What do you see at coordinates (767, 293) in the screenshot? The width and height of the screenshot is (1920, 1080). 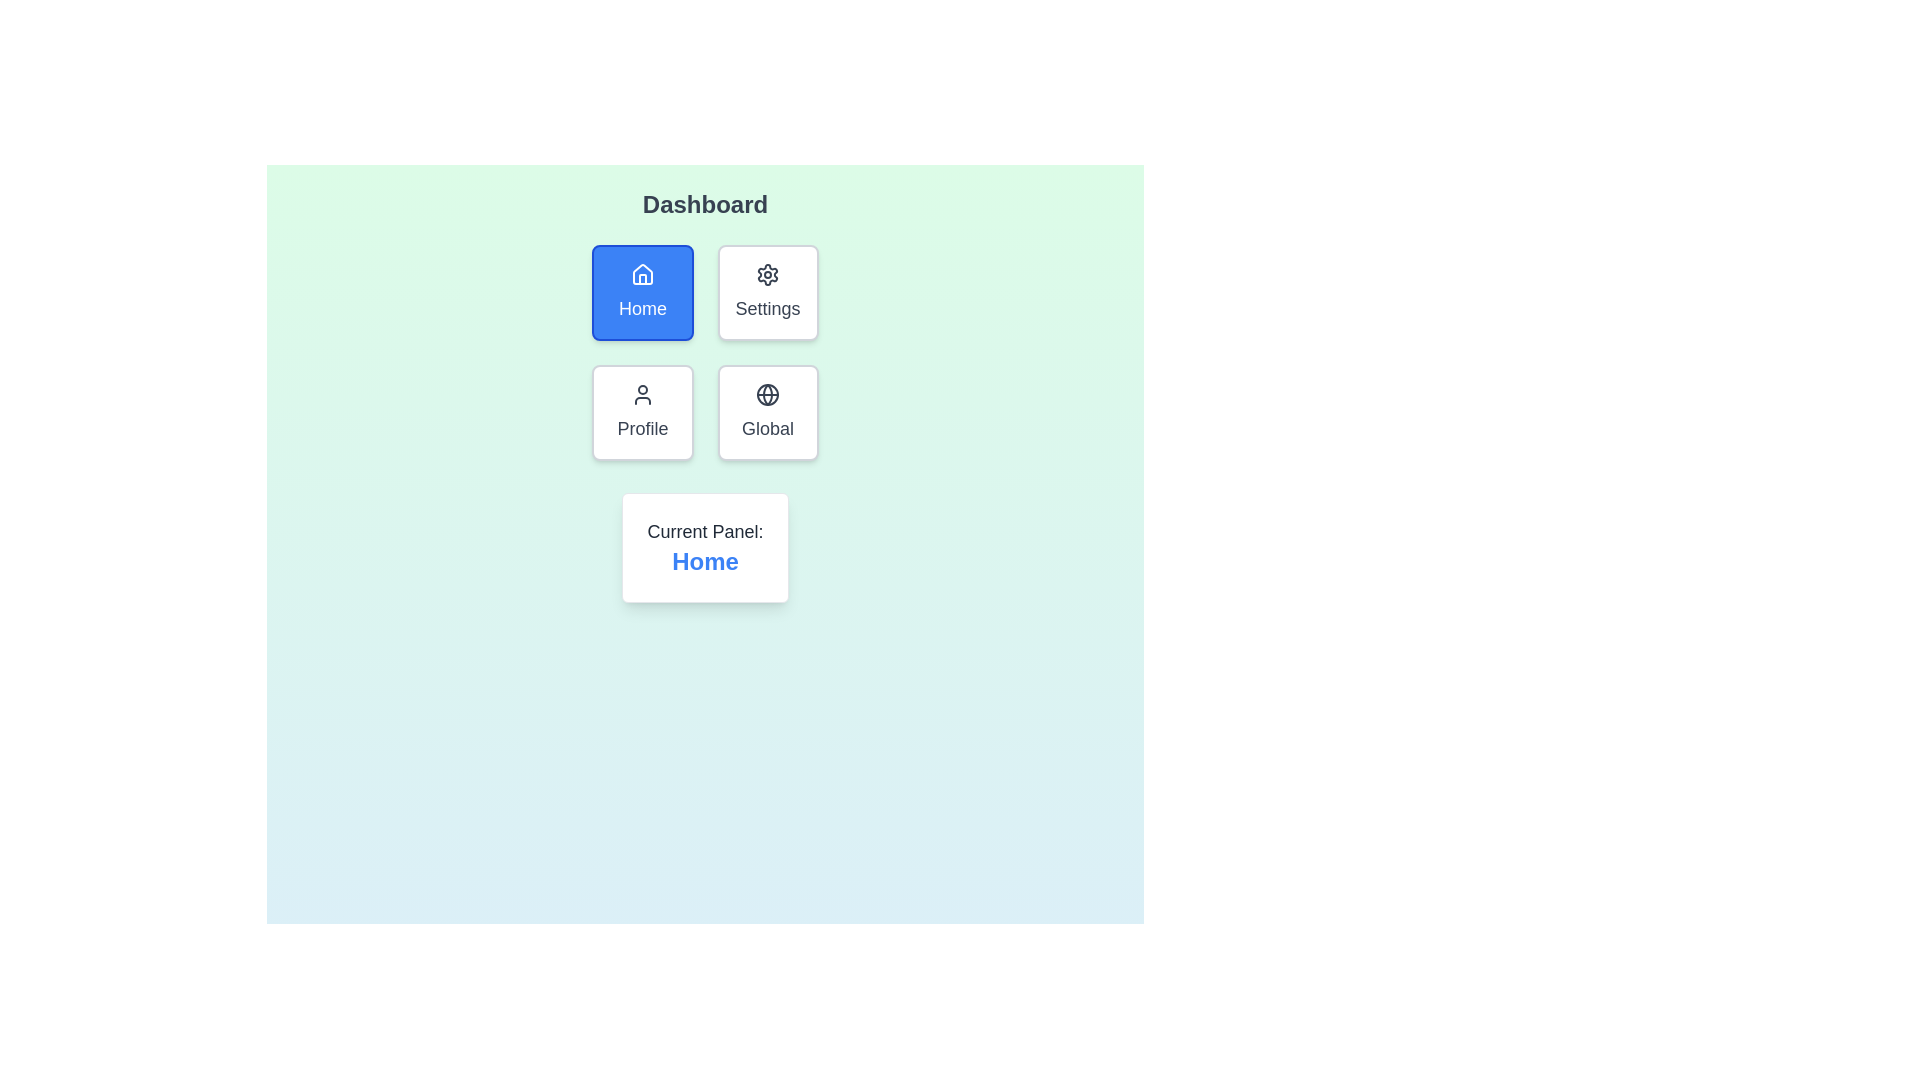 I see `the button for the Settings panel` at bounding box center [767, 293].